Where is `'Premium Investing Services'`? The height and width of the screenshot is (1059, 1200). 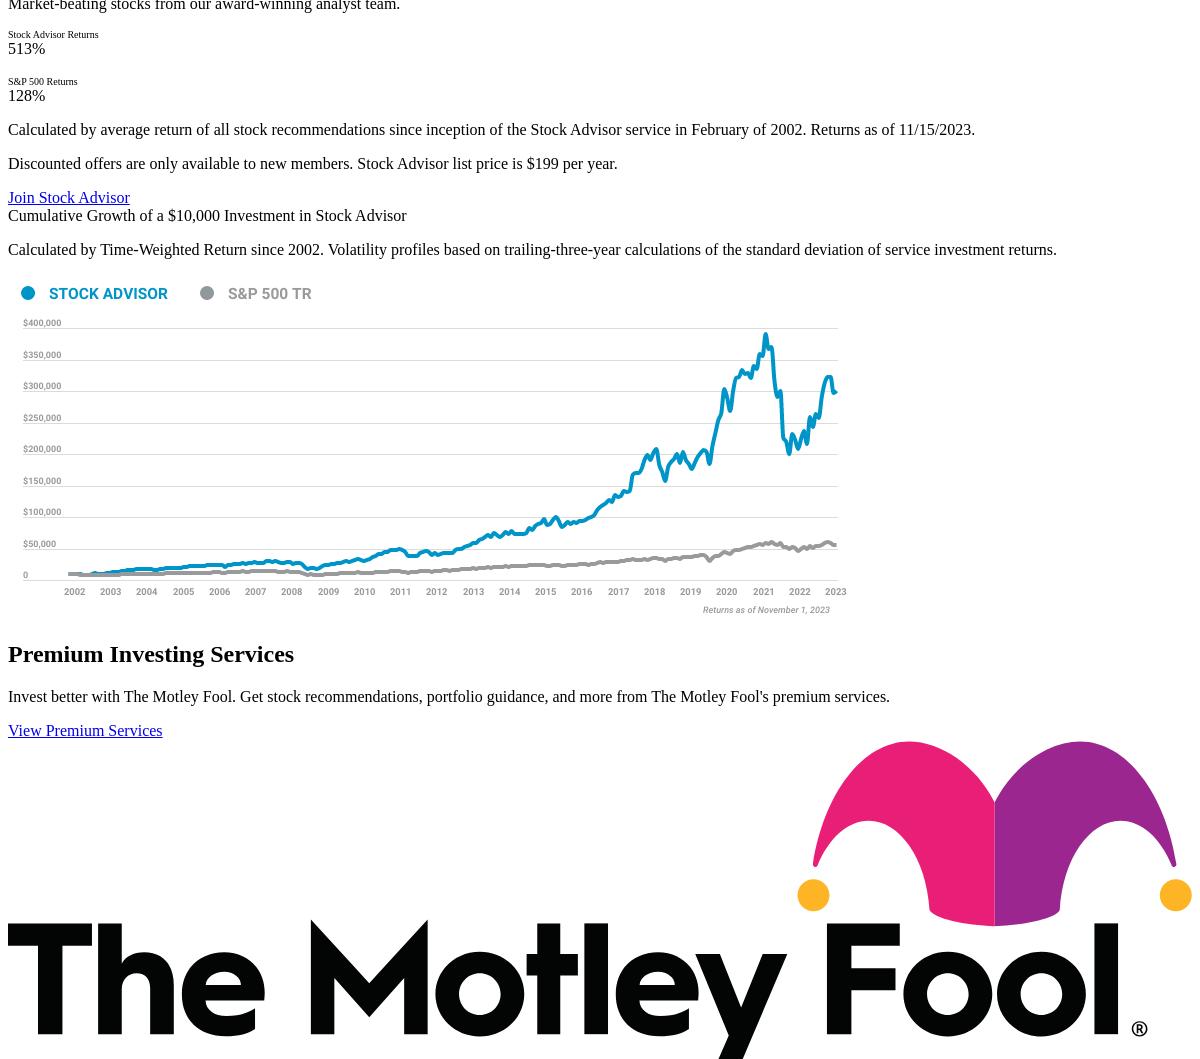 'Premium Investing Services' is located at coordinates (150, 654).